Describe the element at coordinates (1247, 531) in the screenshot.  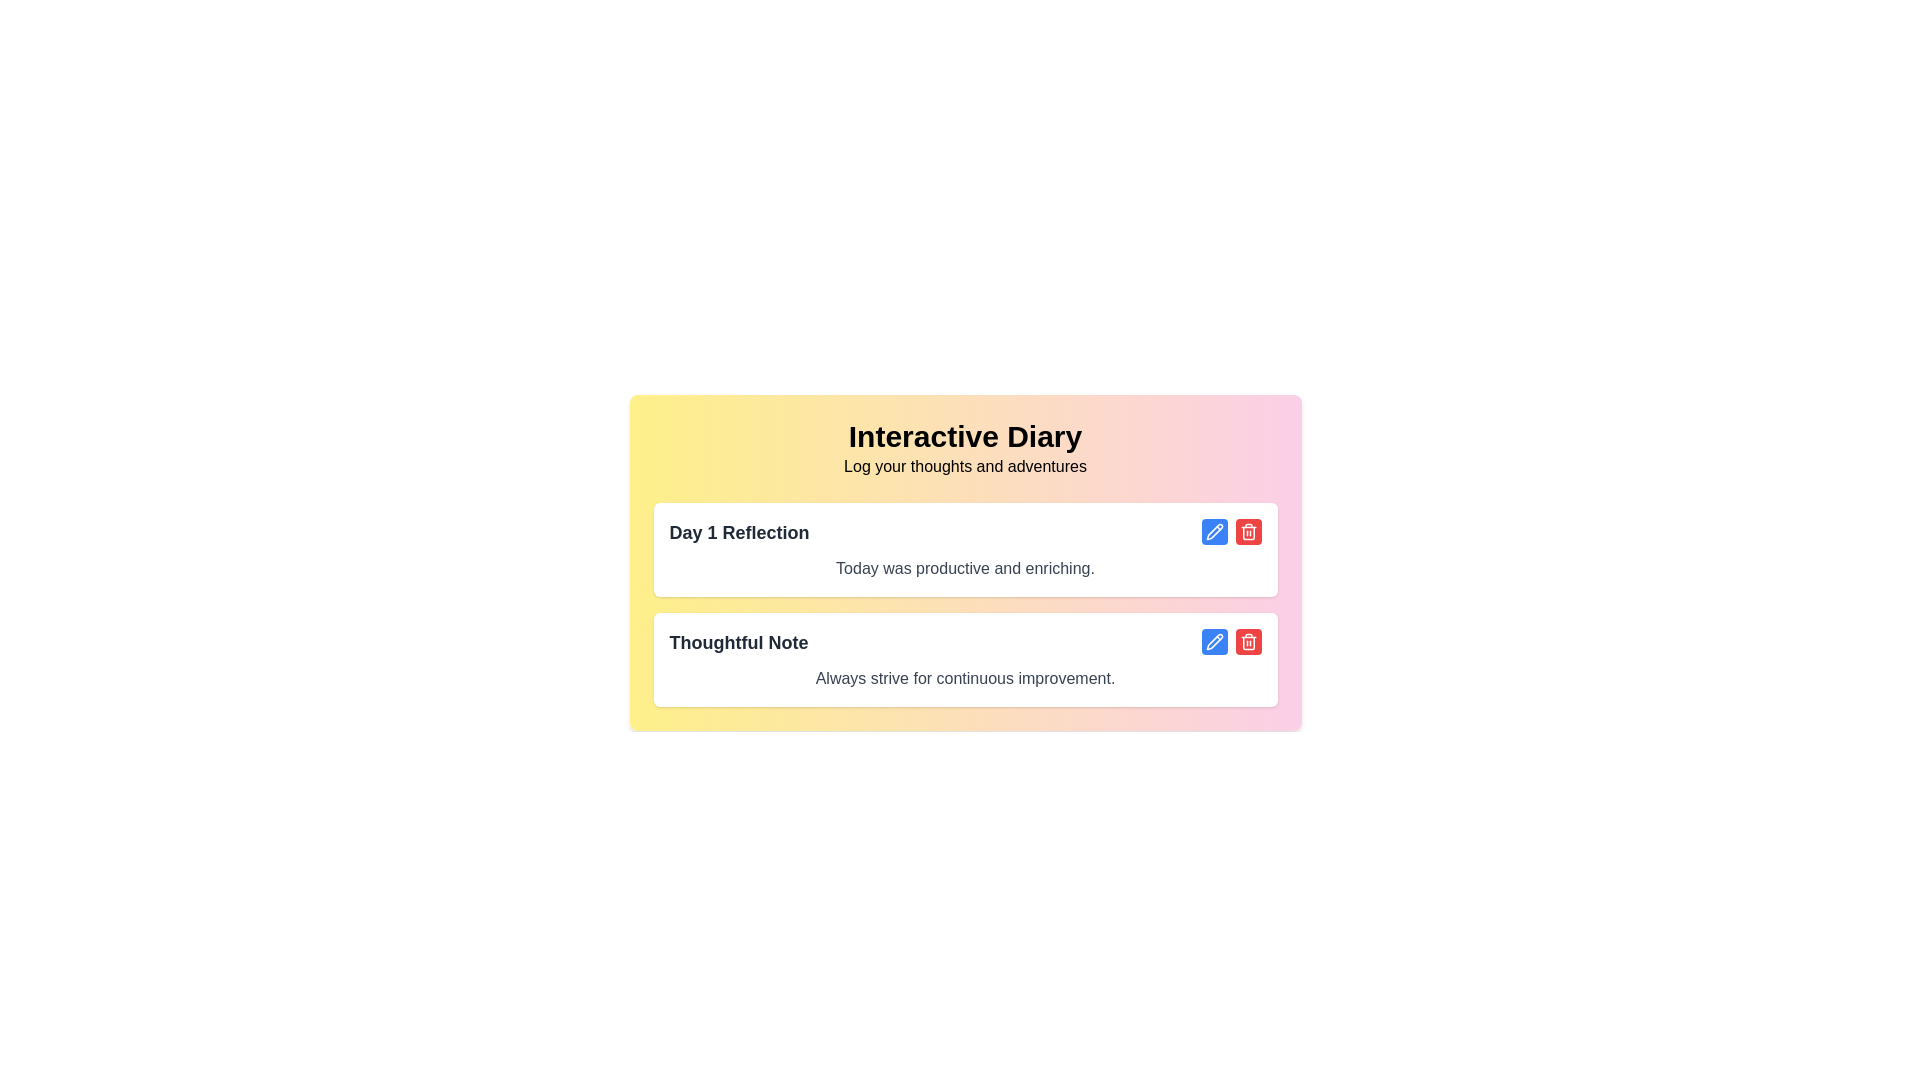
I see `the prominent red rounded button with a white trashcan icon located at the far right of the second item's action controls to change the background color` at that location.